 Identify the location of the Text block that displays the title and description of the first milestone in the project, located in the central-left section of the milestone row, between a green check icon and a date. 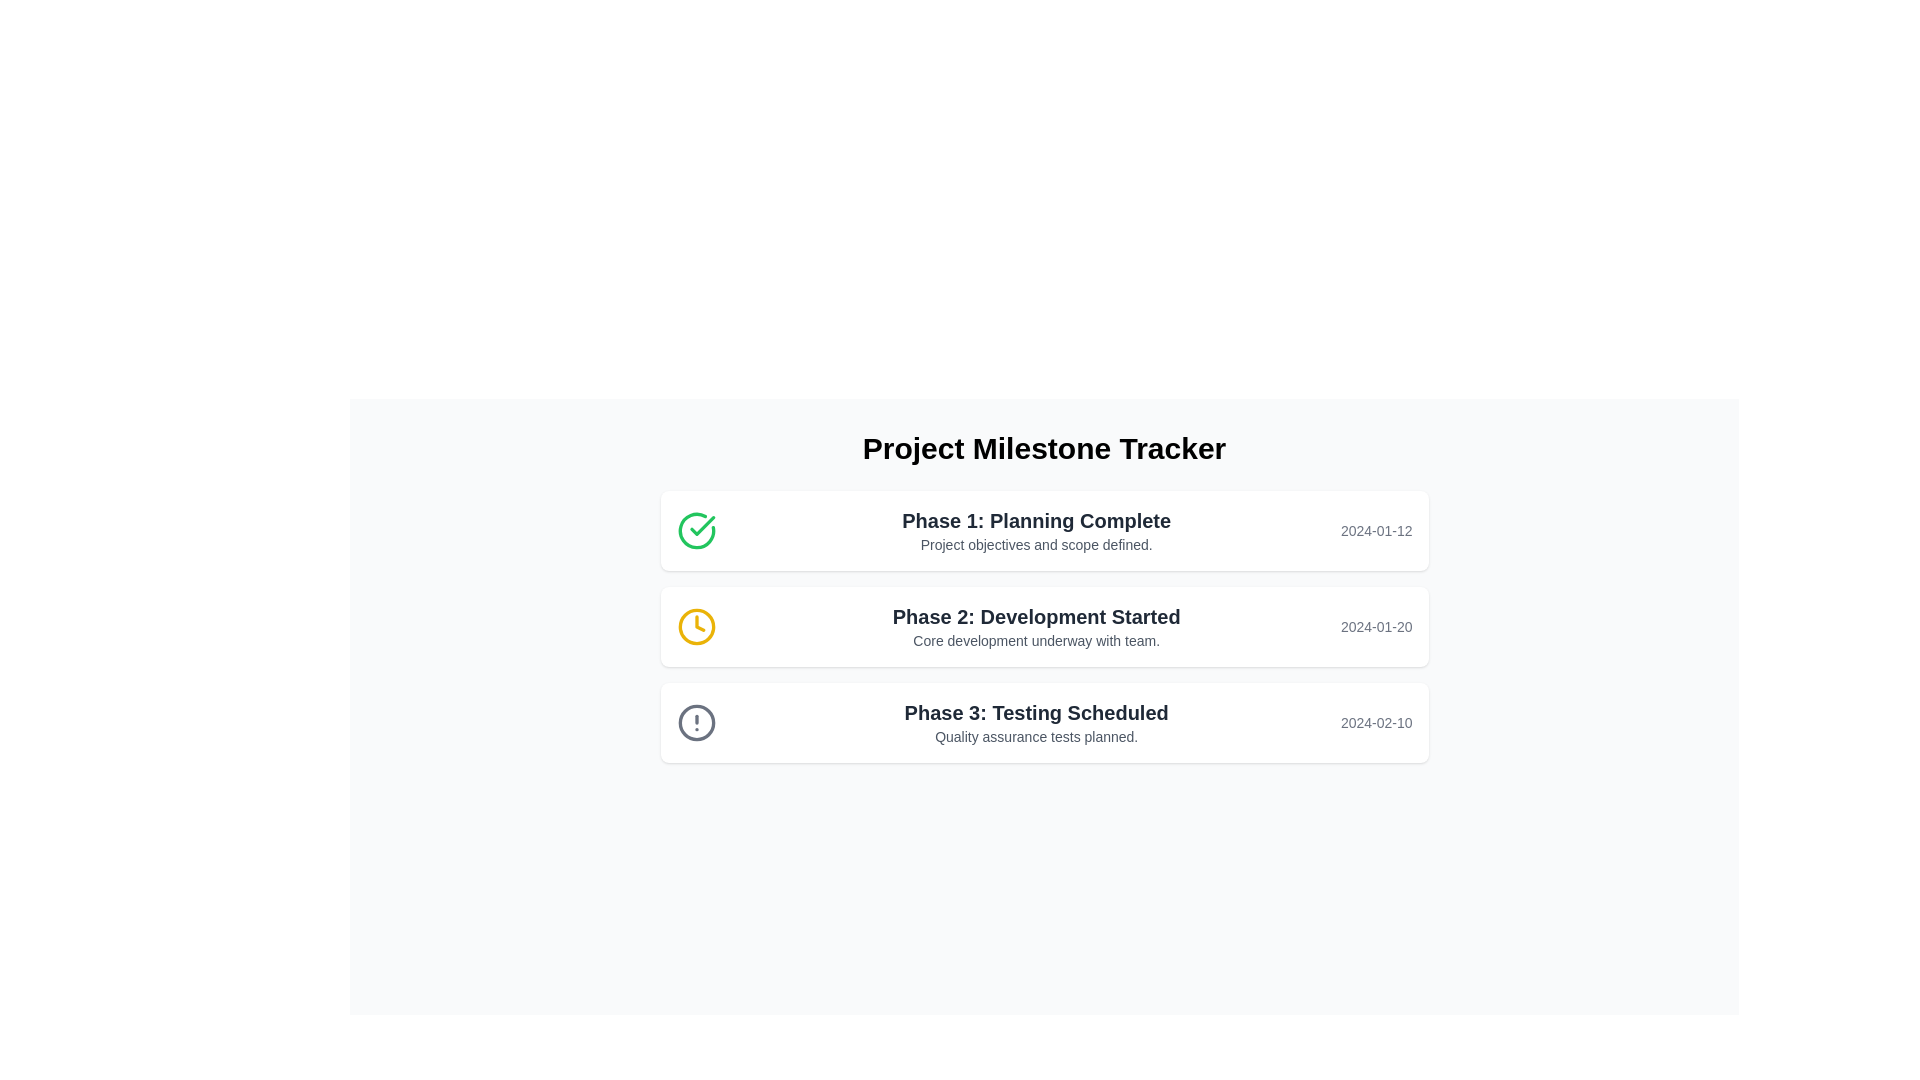
(1036, 530).